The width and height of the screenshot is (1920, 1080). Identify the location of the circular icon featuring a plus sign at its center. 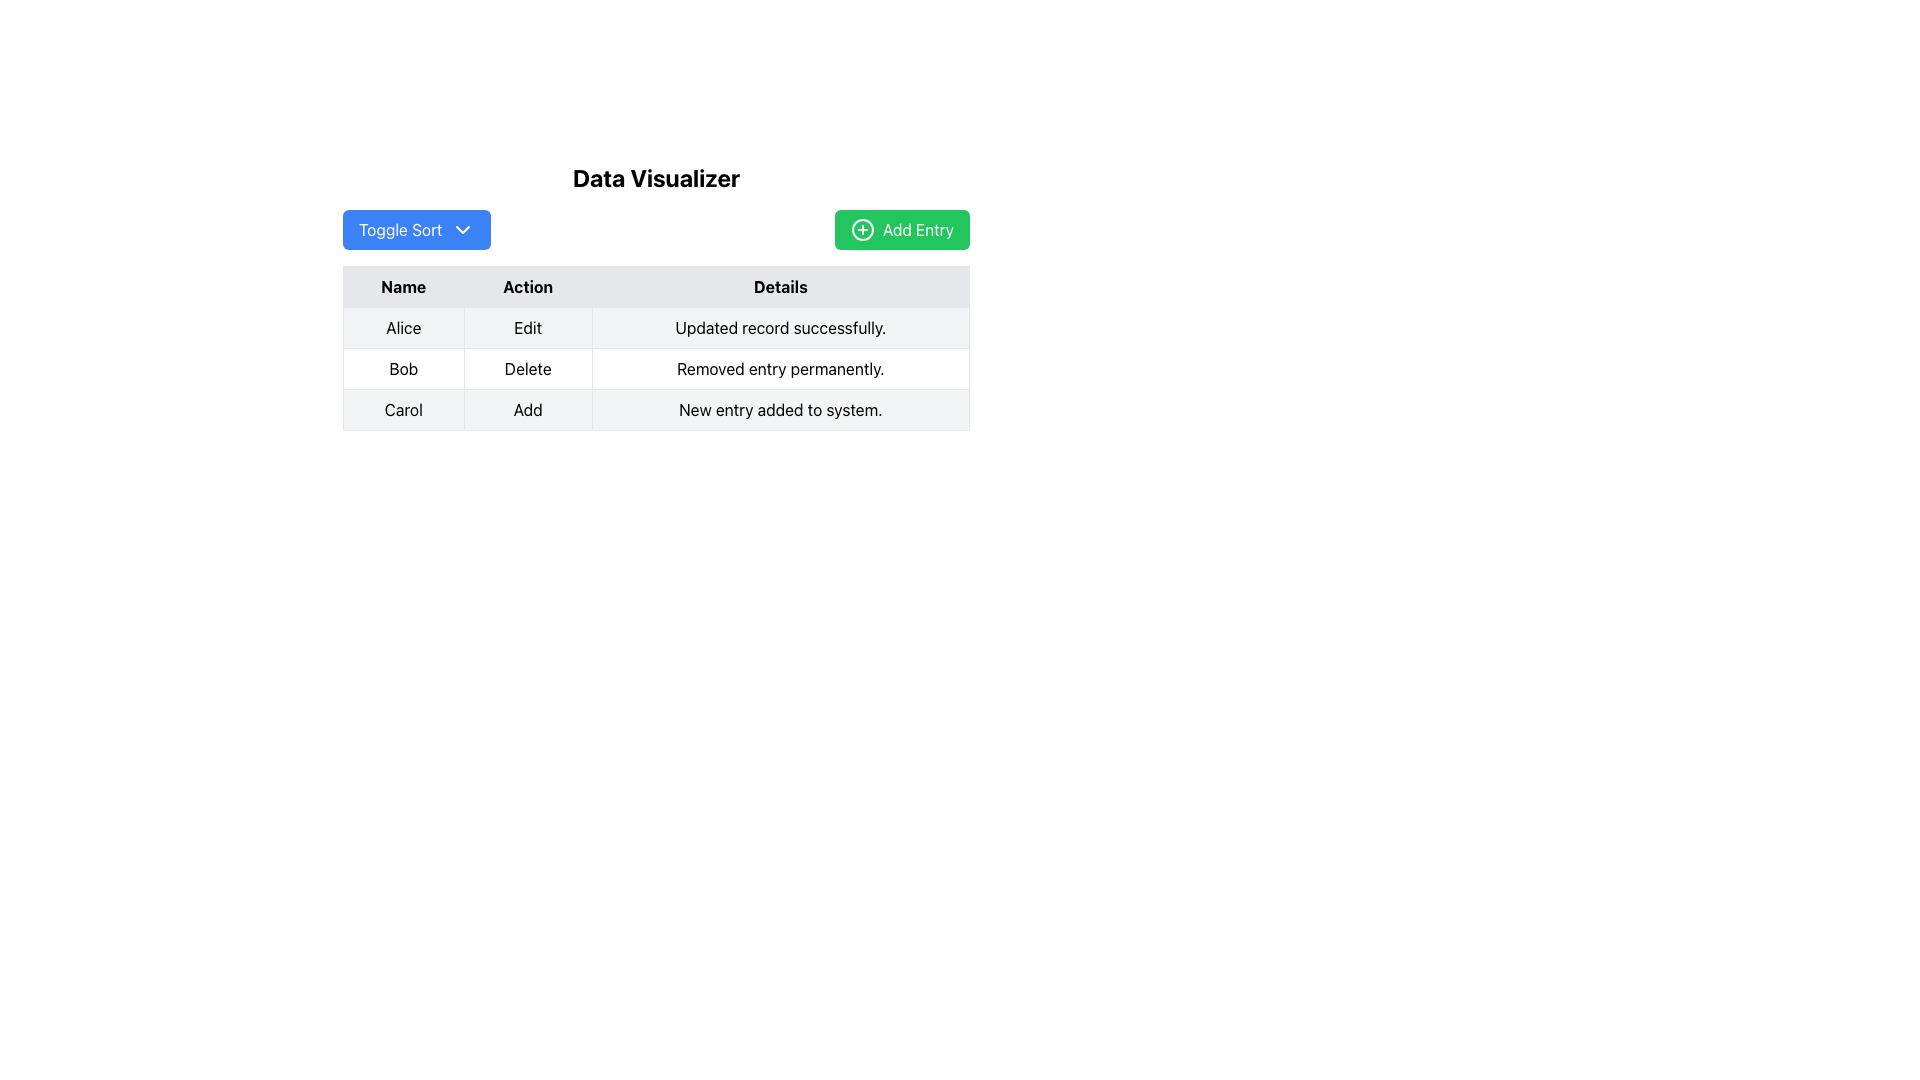
(862, 229).